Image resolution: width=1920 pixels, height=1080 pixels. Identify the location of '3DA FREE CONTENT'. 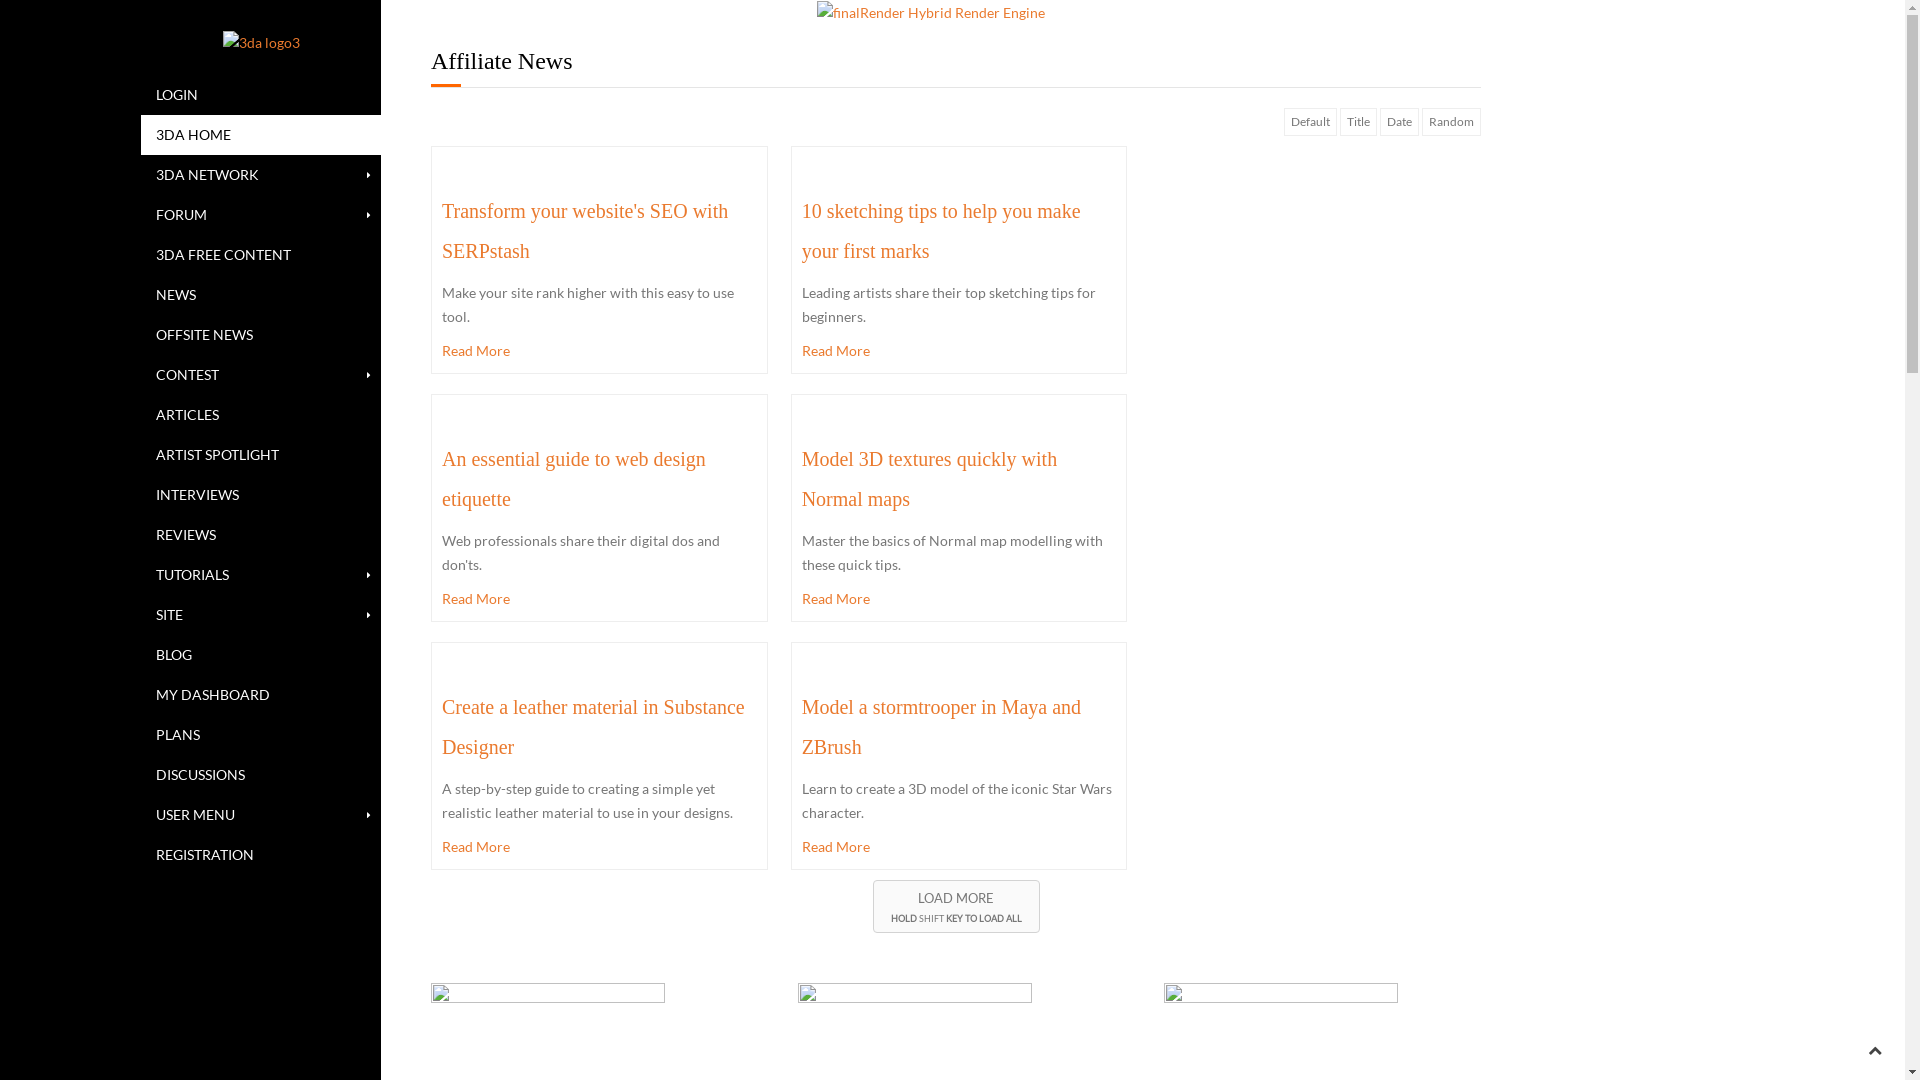
(259, 253).